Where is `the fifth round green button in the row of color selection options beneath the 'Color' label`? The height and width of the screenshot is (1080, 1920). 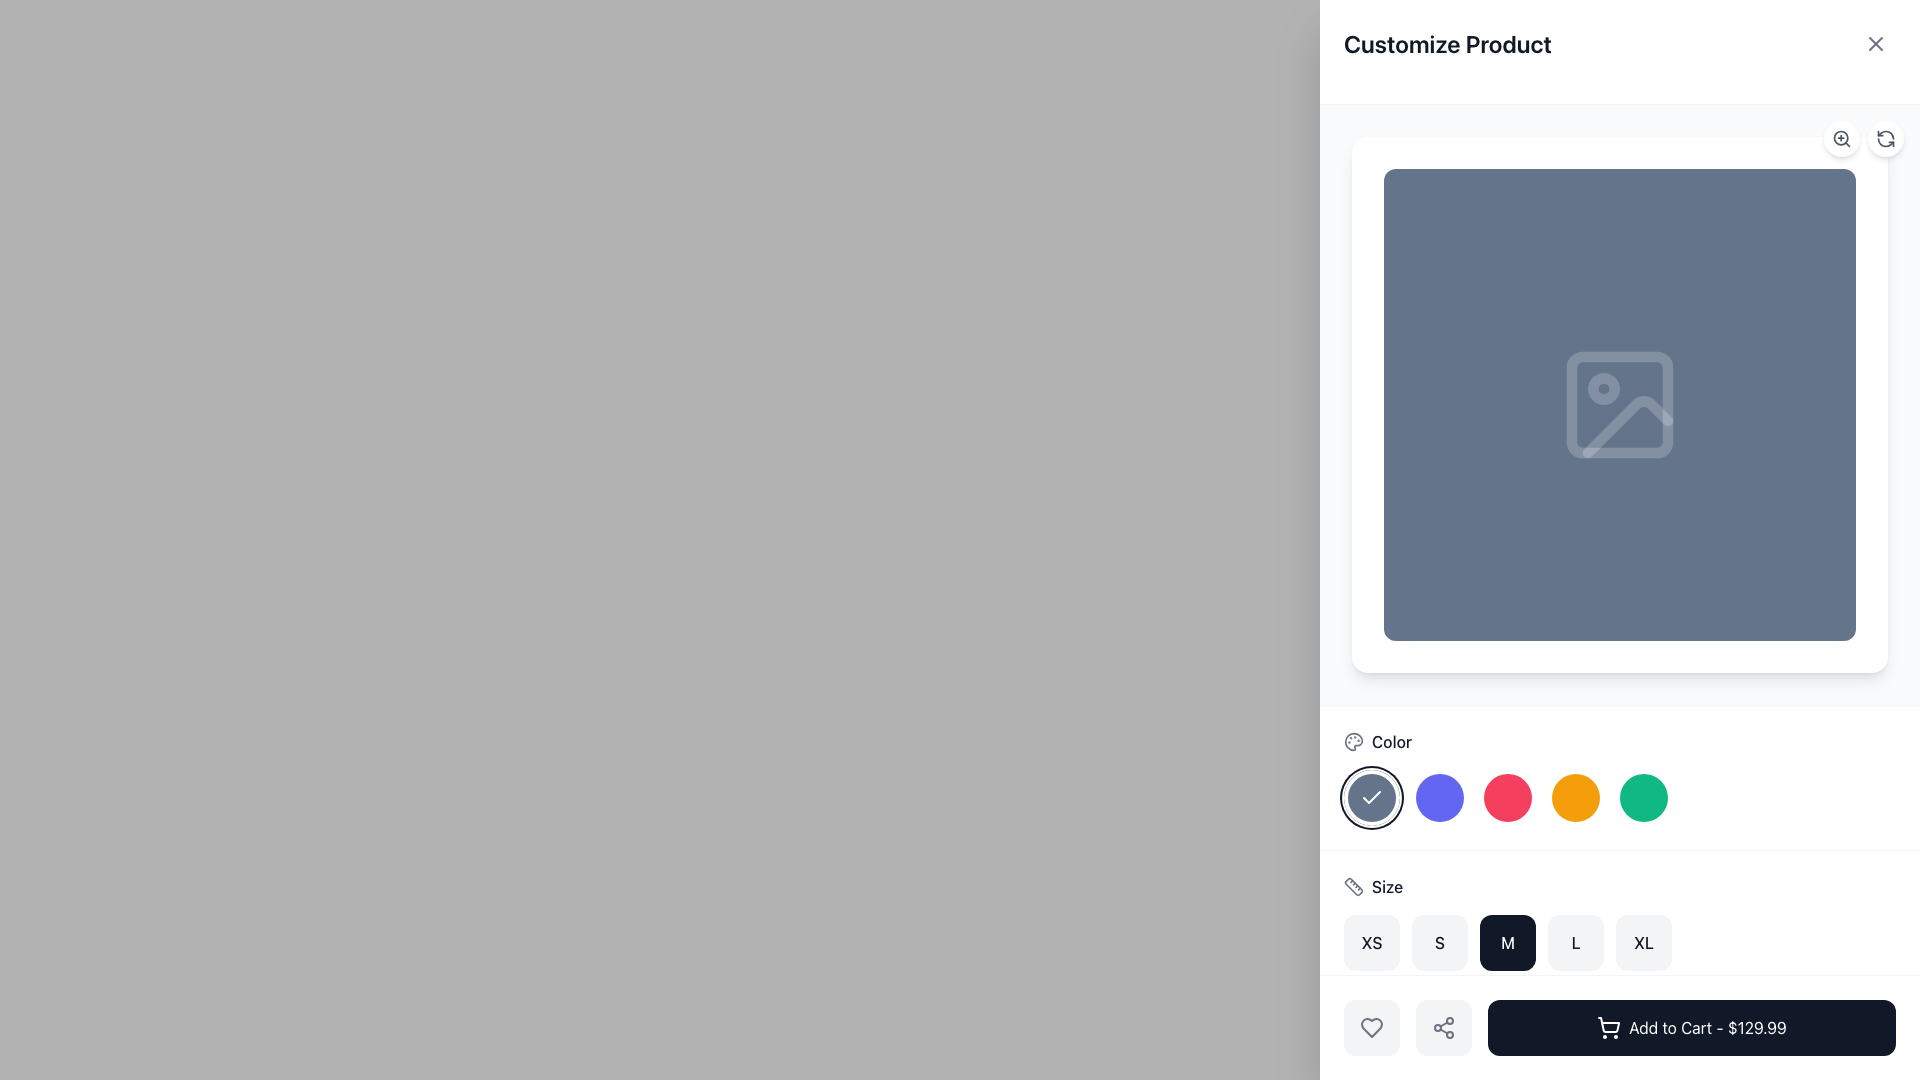
the fifth round green button in the row of color selection options beneath the 'Color' label is located at coordinates (1620, 797).